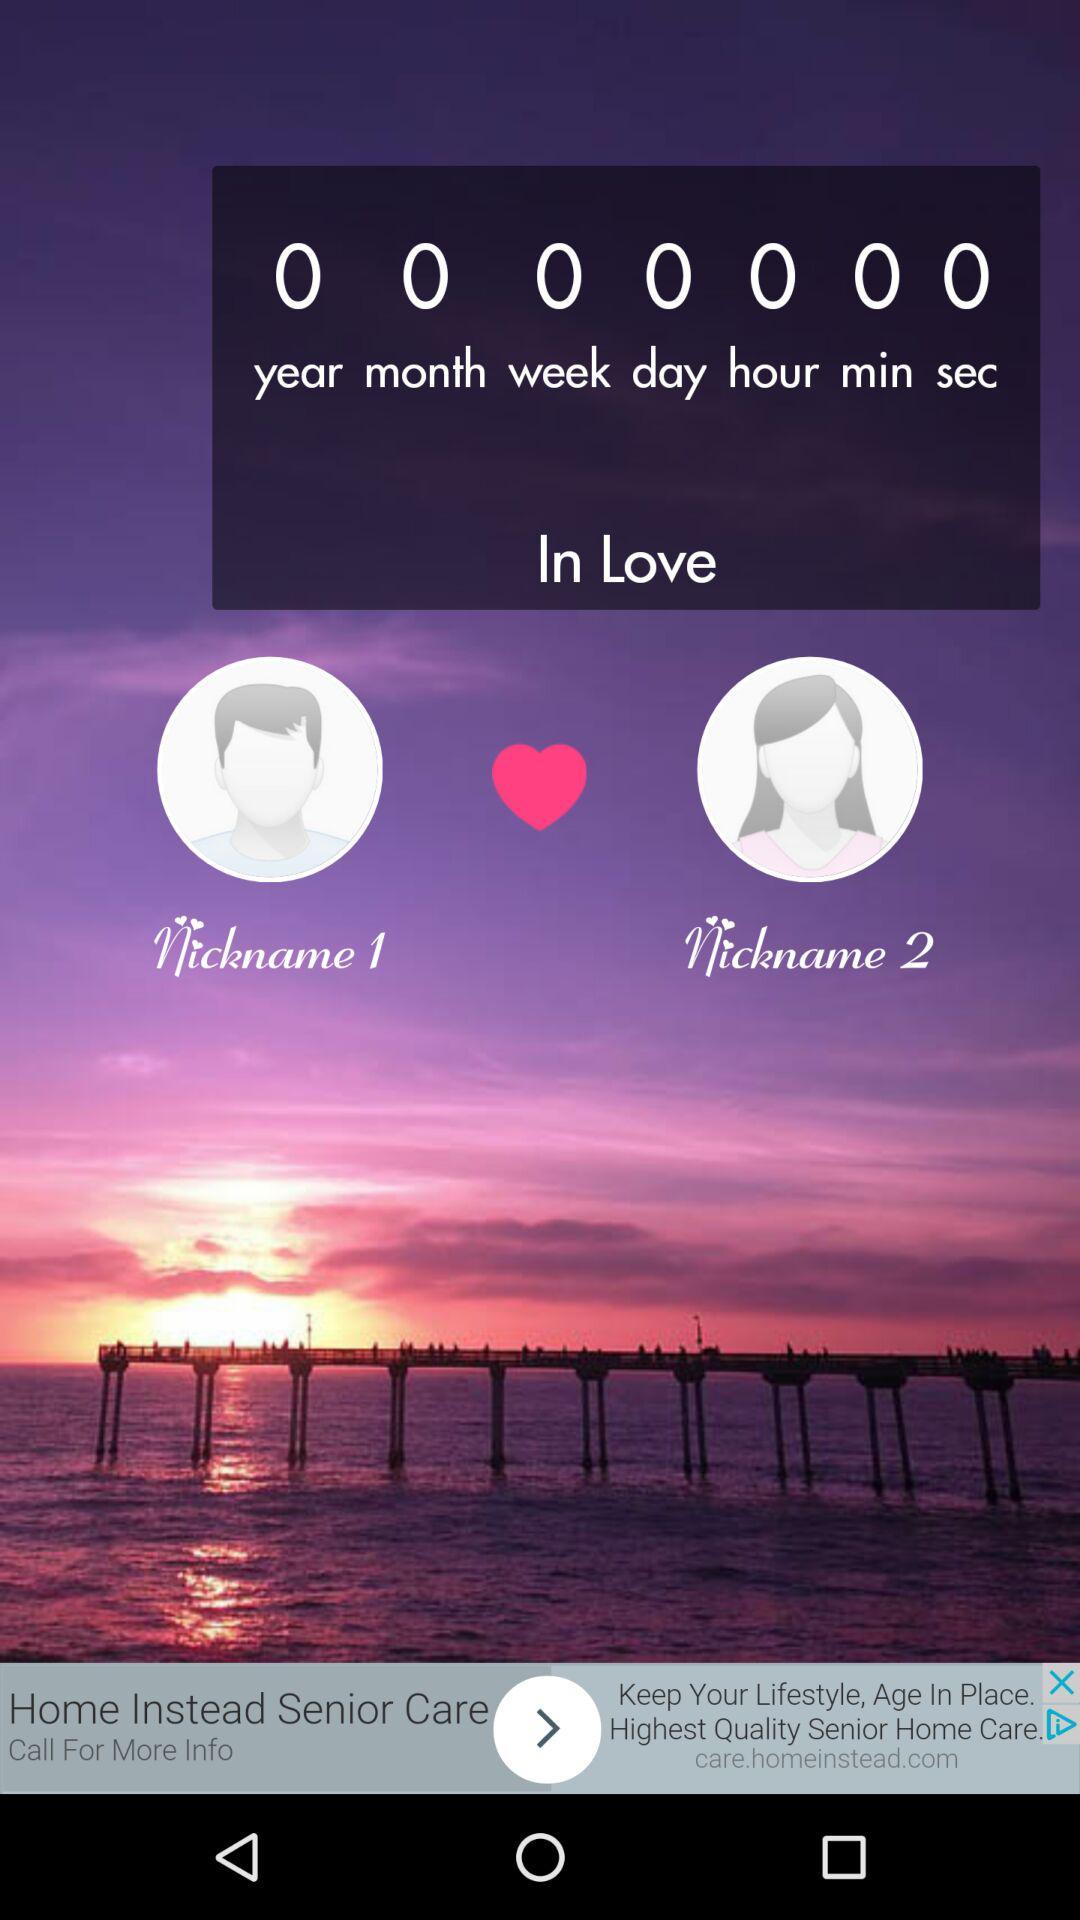 The height and width of the screenshot is (1920, 1080). Describe the element at coordinates (540, 1727) in the screenshot. I see `menu button` at that location.